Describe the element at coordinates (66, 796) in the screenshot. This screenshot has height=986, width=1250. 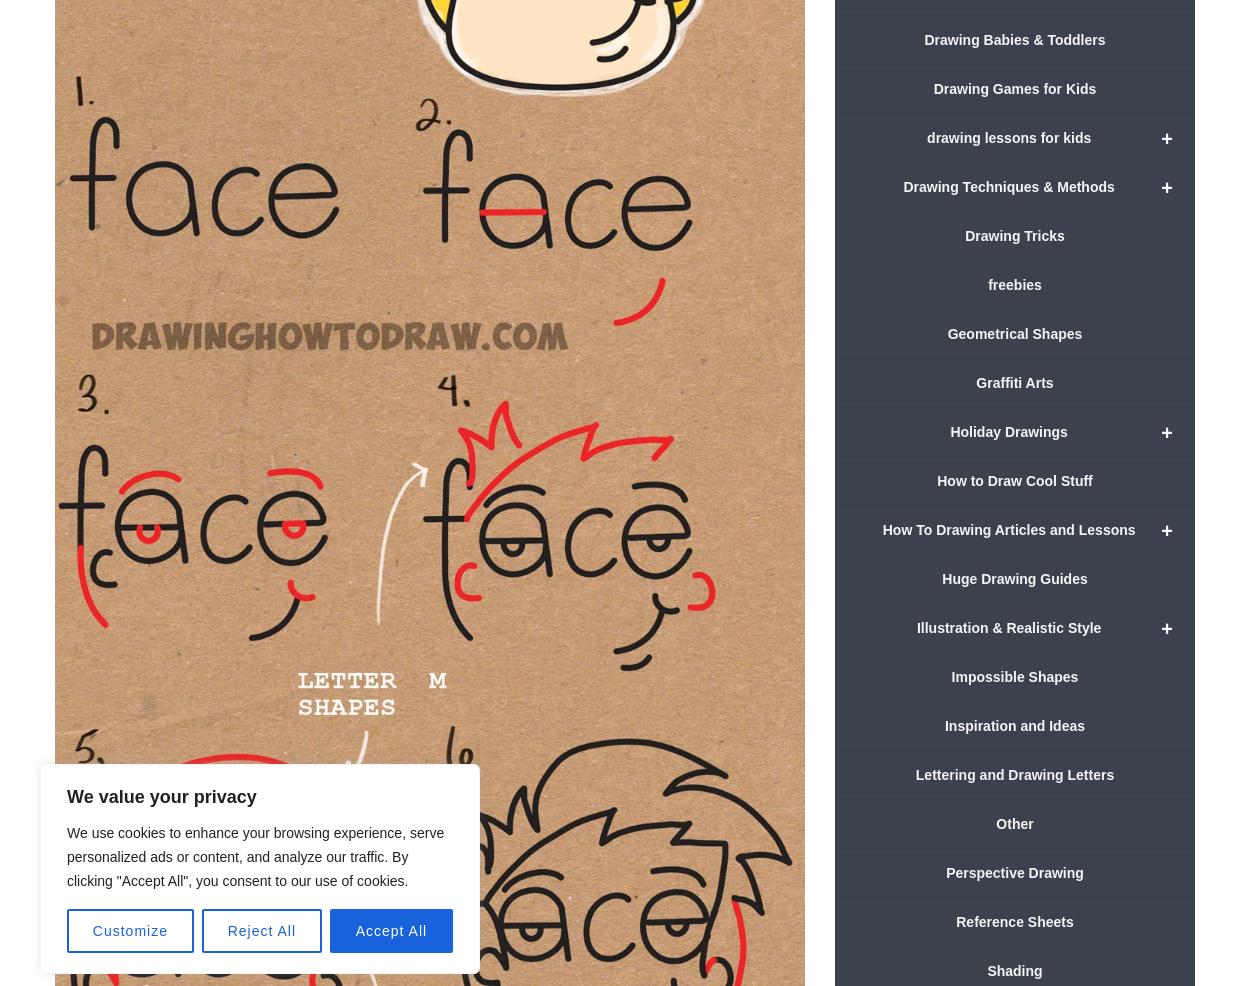
I see `'We value your privacy'` at that location.